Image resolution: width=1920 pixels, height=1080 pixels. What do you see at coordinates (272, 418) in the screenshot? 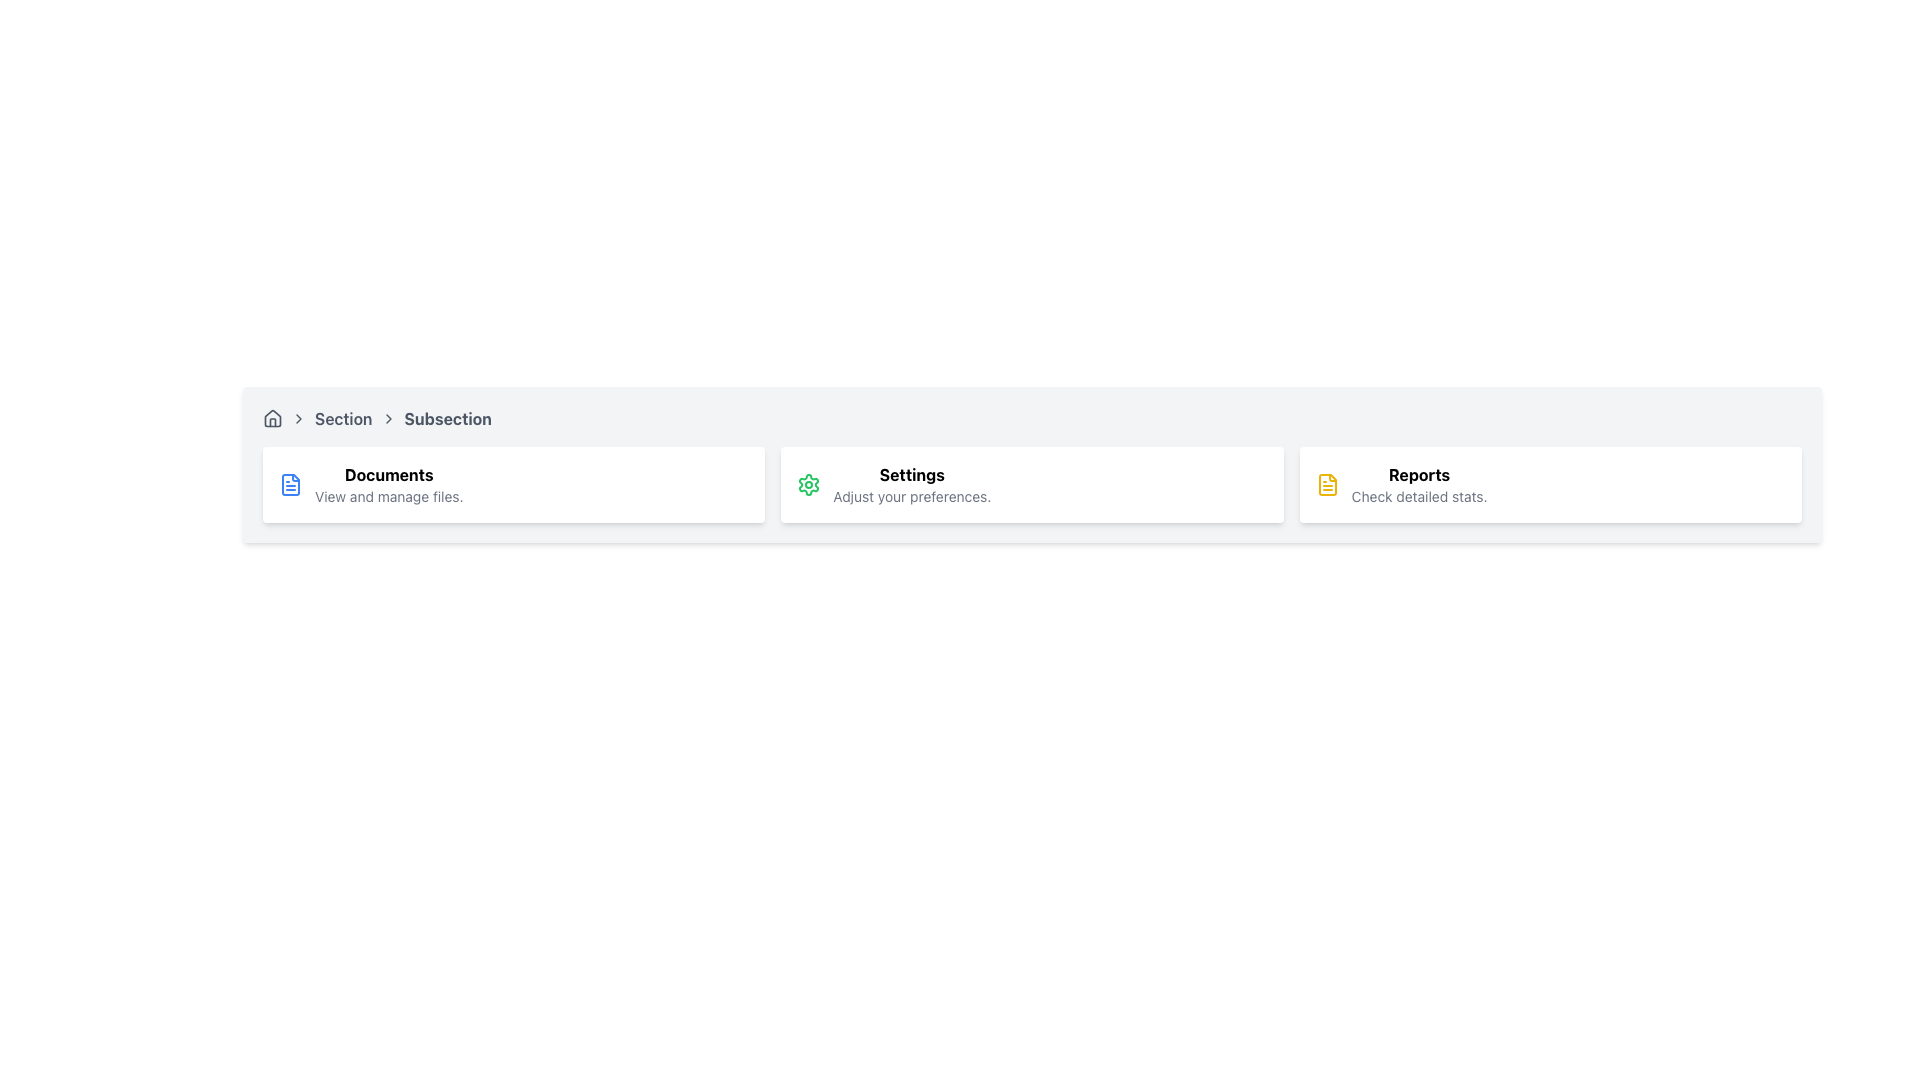
I see `the Home Symbol icon located at the leftmost part of the breadcrumb navigation bar` at bounding box center [272, 418].